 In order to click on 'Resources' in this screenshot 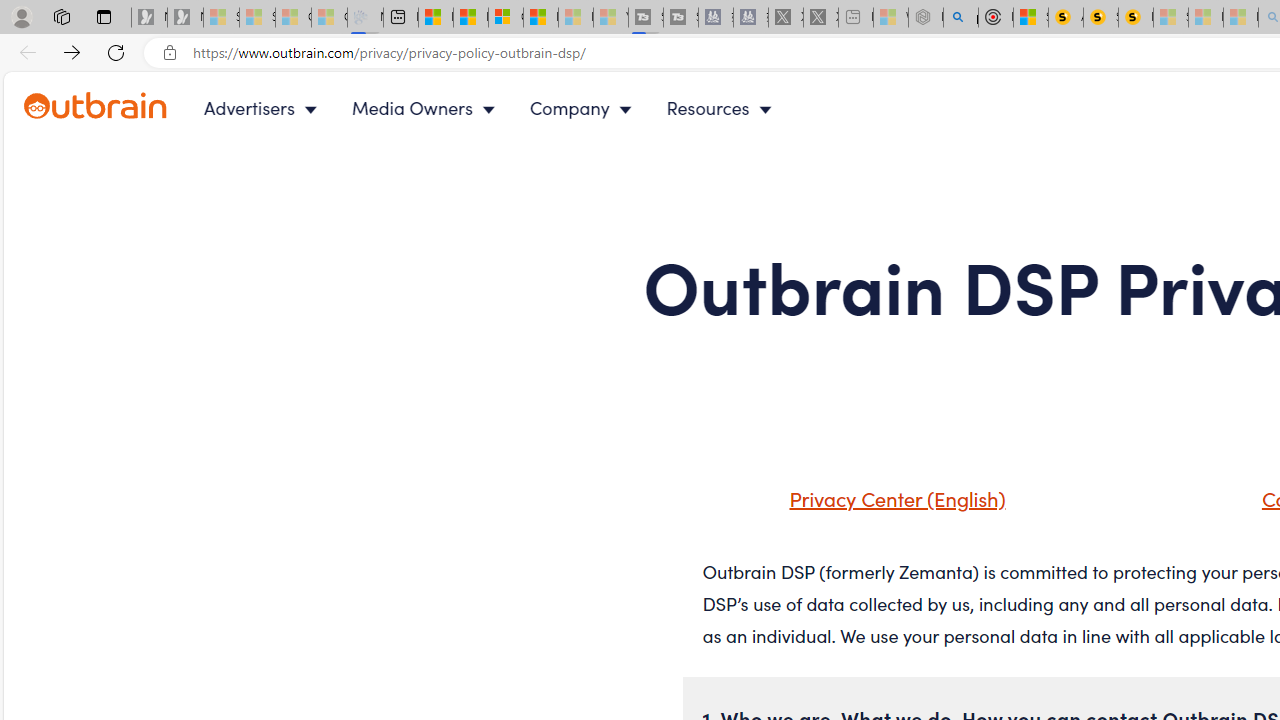, I will do `click(722, 108)`.